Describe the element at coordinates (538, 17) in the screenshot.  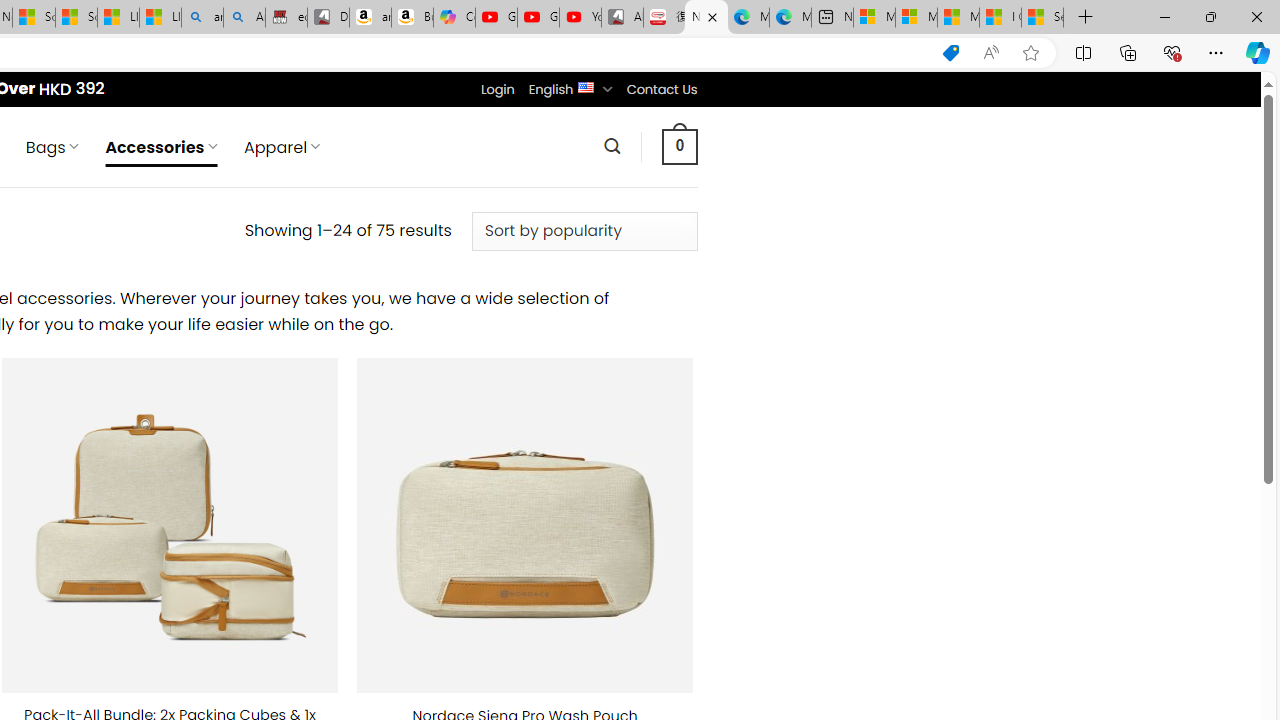
I see `'Gloom - YouTube'` at that location.